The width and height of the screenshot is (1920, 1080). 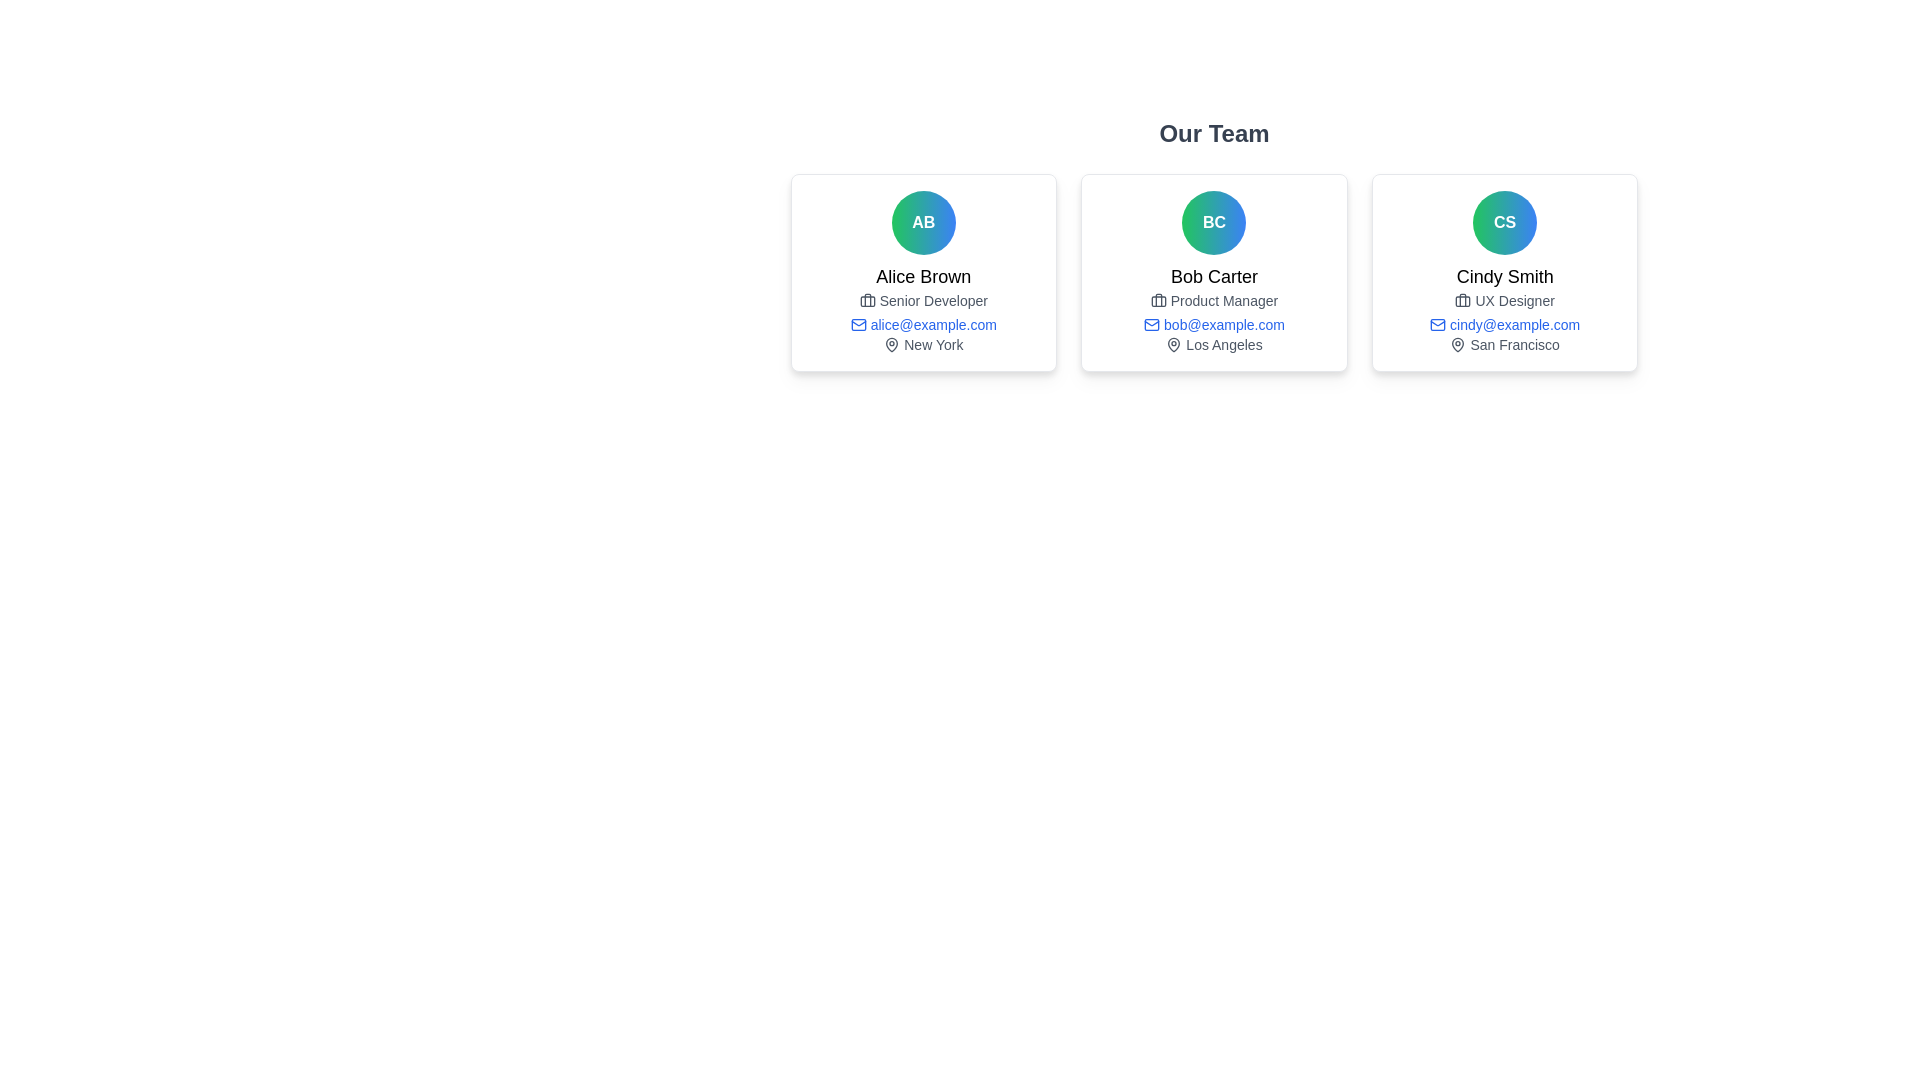 I want to click on the mail icon located in the second user card of the 'Our Team' section, which is positioned before the email 'bob@example.com', so click(x=1152, y=323).